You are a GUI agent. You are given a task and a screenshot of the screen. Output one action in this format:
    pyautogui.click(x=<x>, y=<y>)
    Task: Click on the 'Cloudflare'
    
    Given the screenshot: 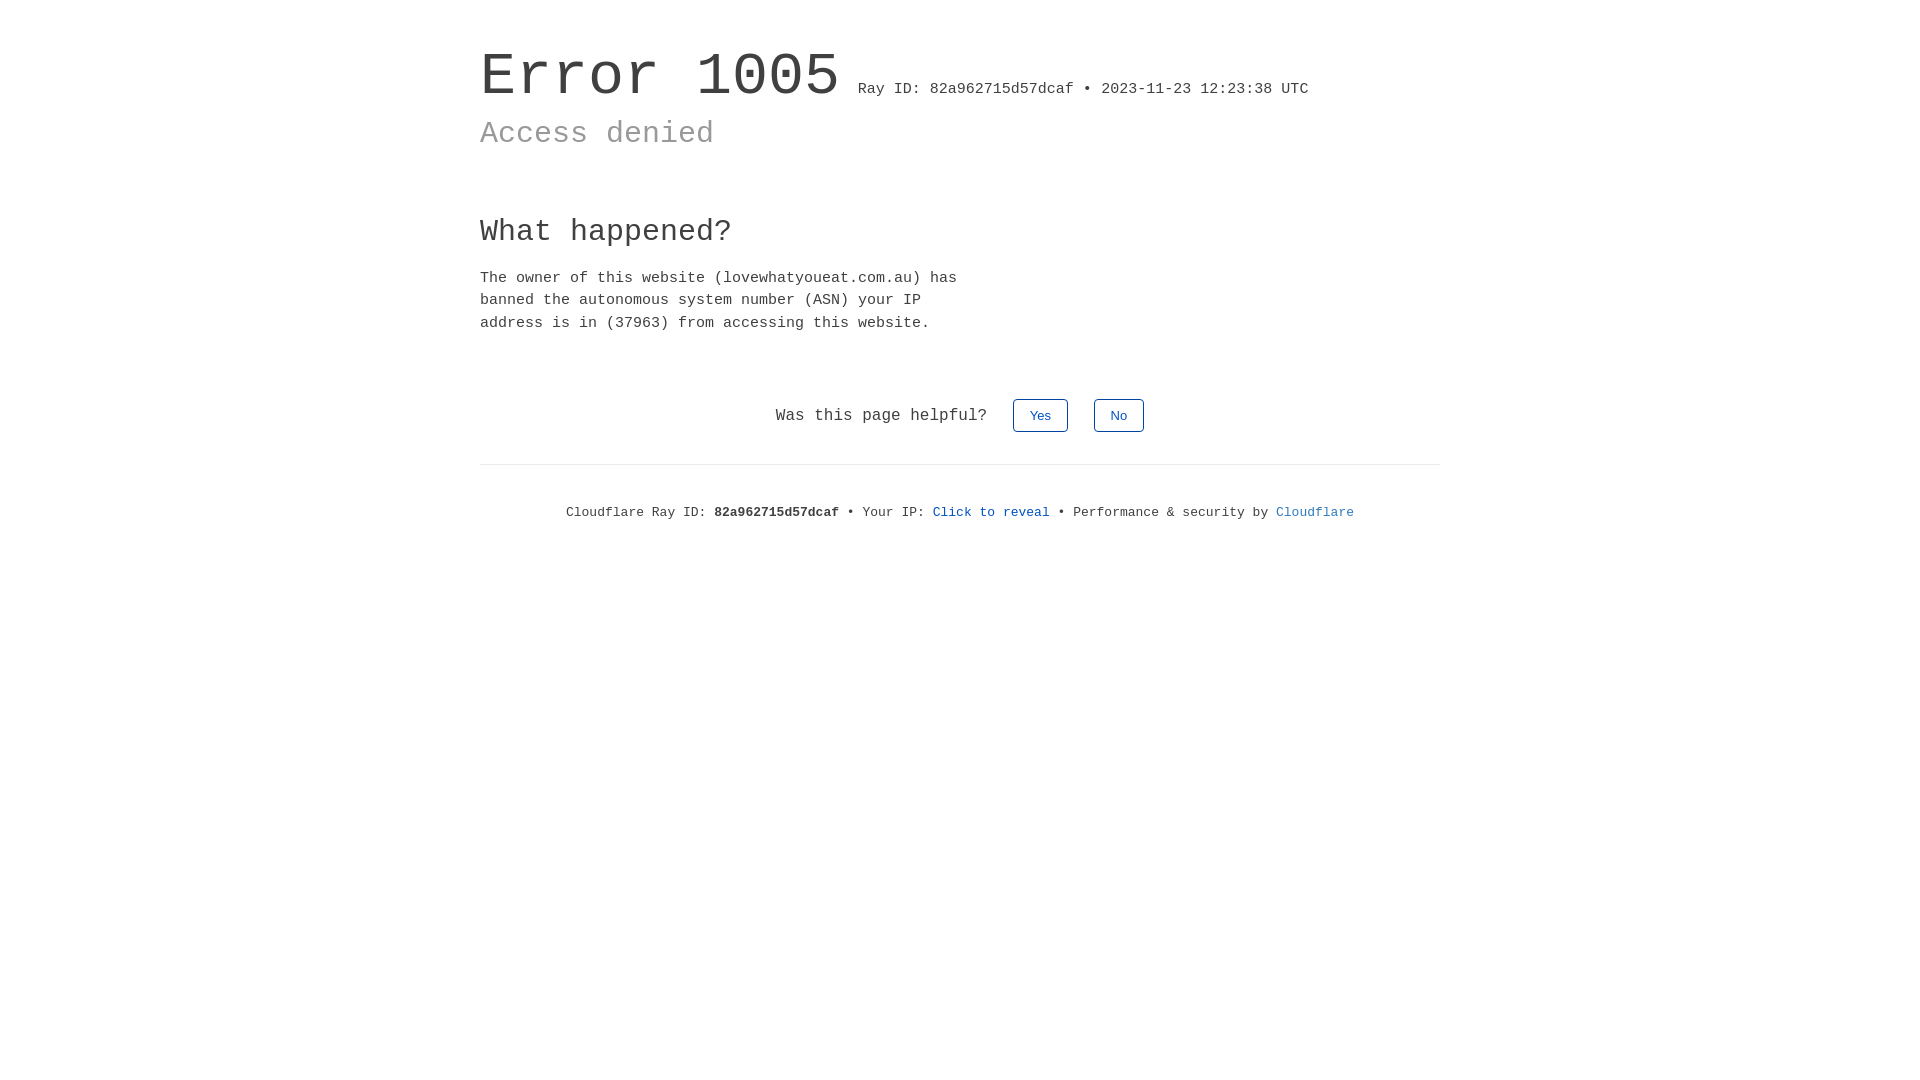 What is the action you would take?
    pyautogui.click(x=1315, y=511)
    